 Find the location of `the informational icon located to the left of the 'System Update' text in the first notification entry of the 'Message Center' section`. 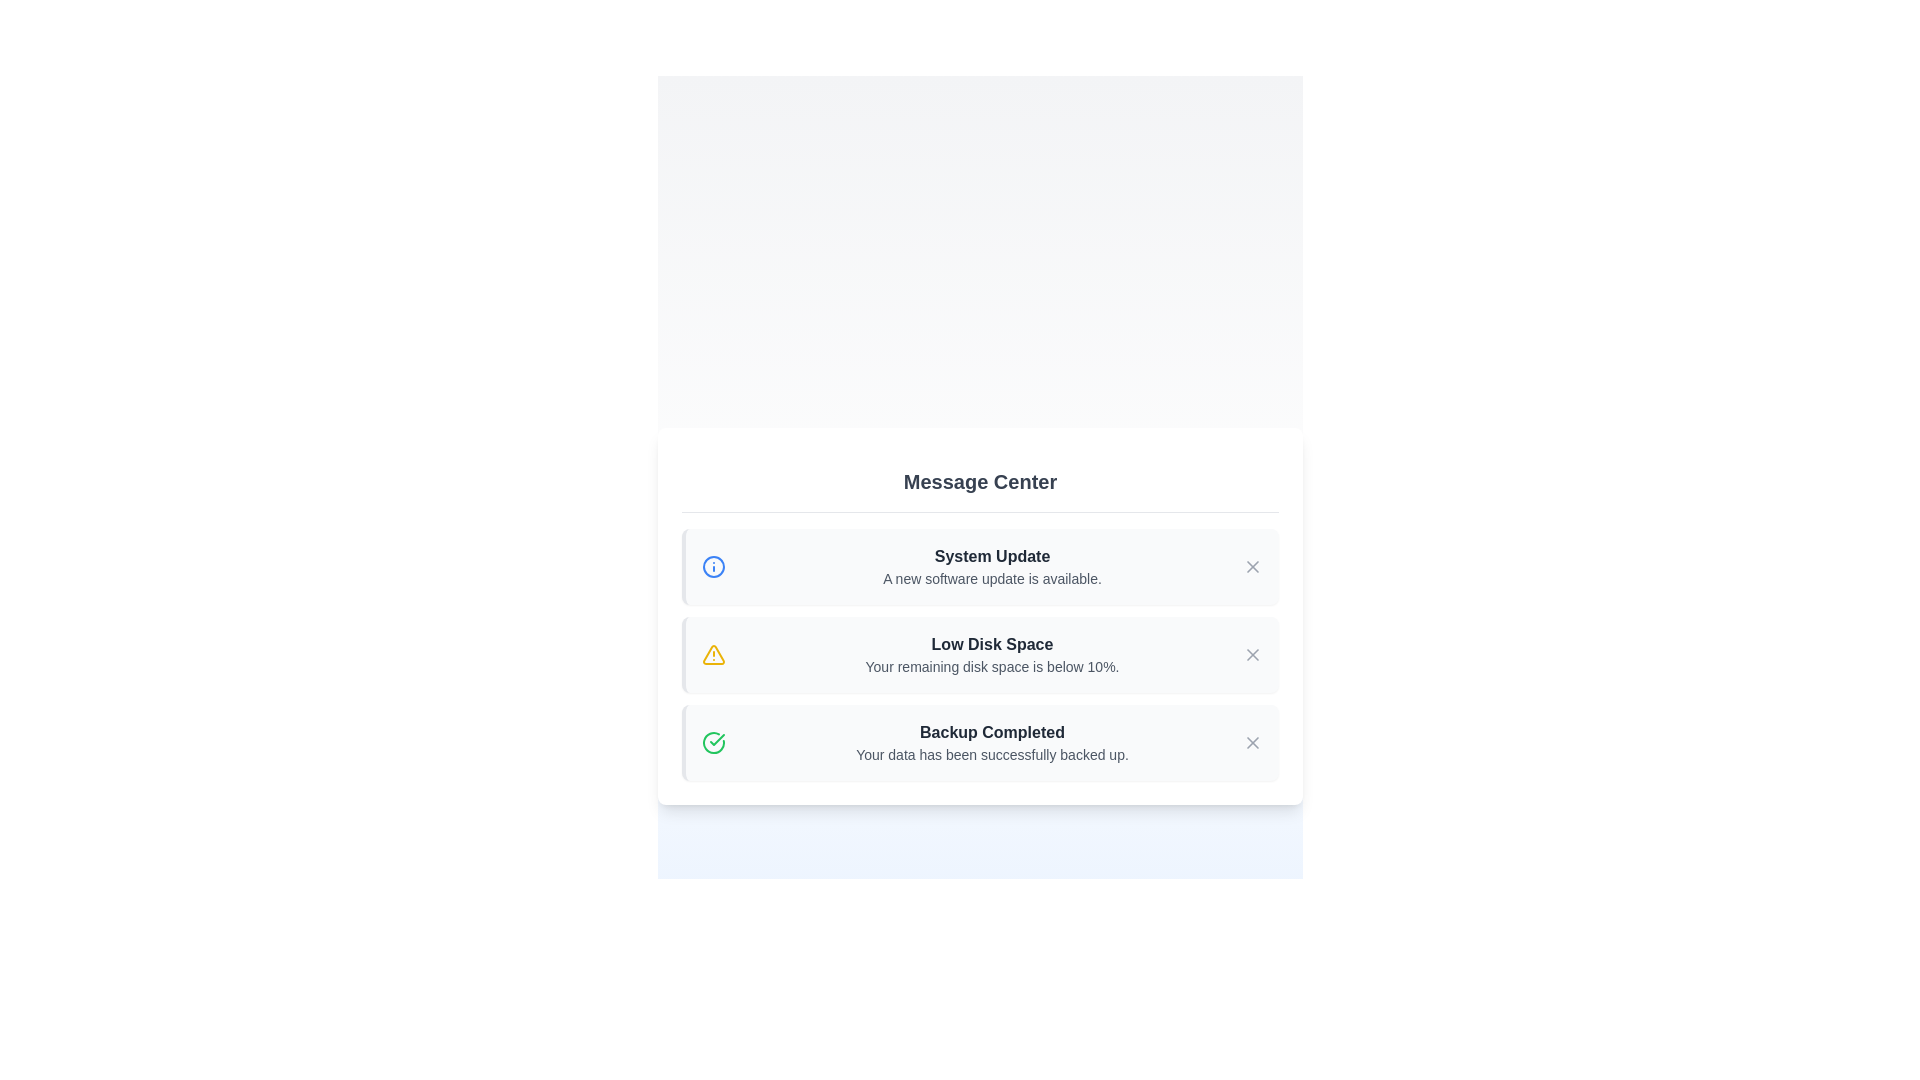

the informational icon located to the left of the 'System Update' text in the first notification entry of the 'Message Center' section is located at coordinates (714, 566).